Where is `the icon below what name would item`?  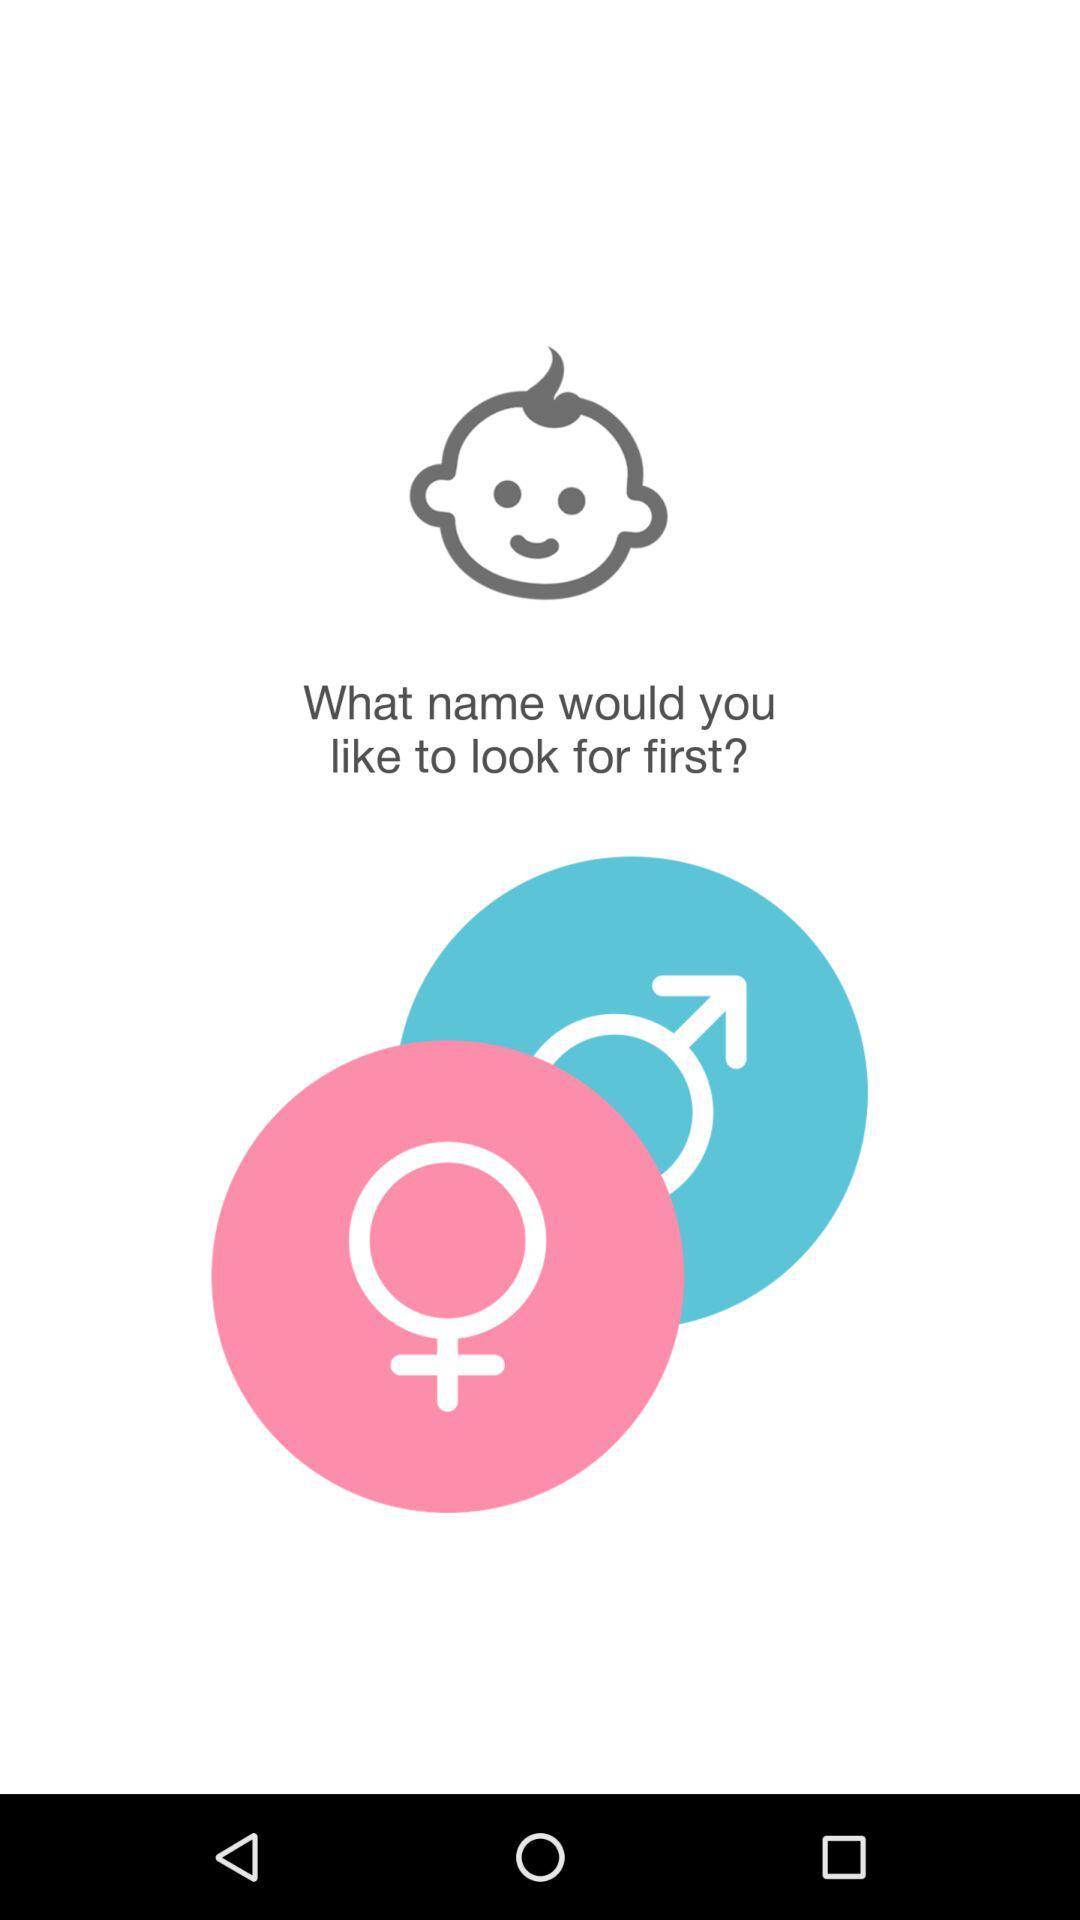 the icon below what name would item is located at coordinates (631, 1091).